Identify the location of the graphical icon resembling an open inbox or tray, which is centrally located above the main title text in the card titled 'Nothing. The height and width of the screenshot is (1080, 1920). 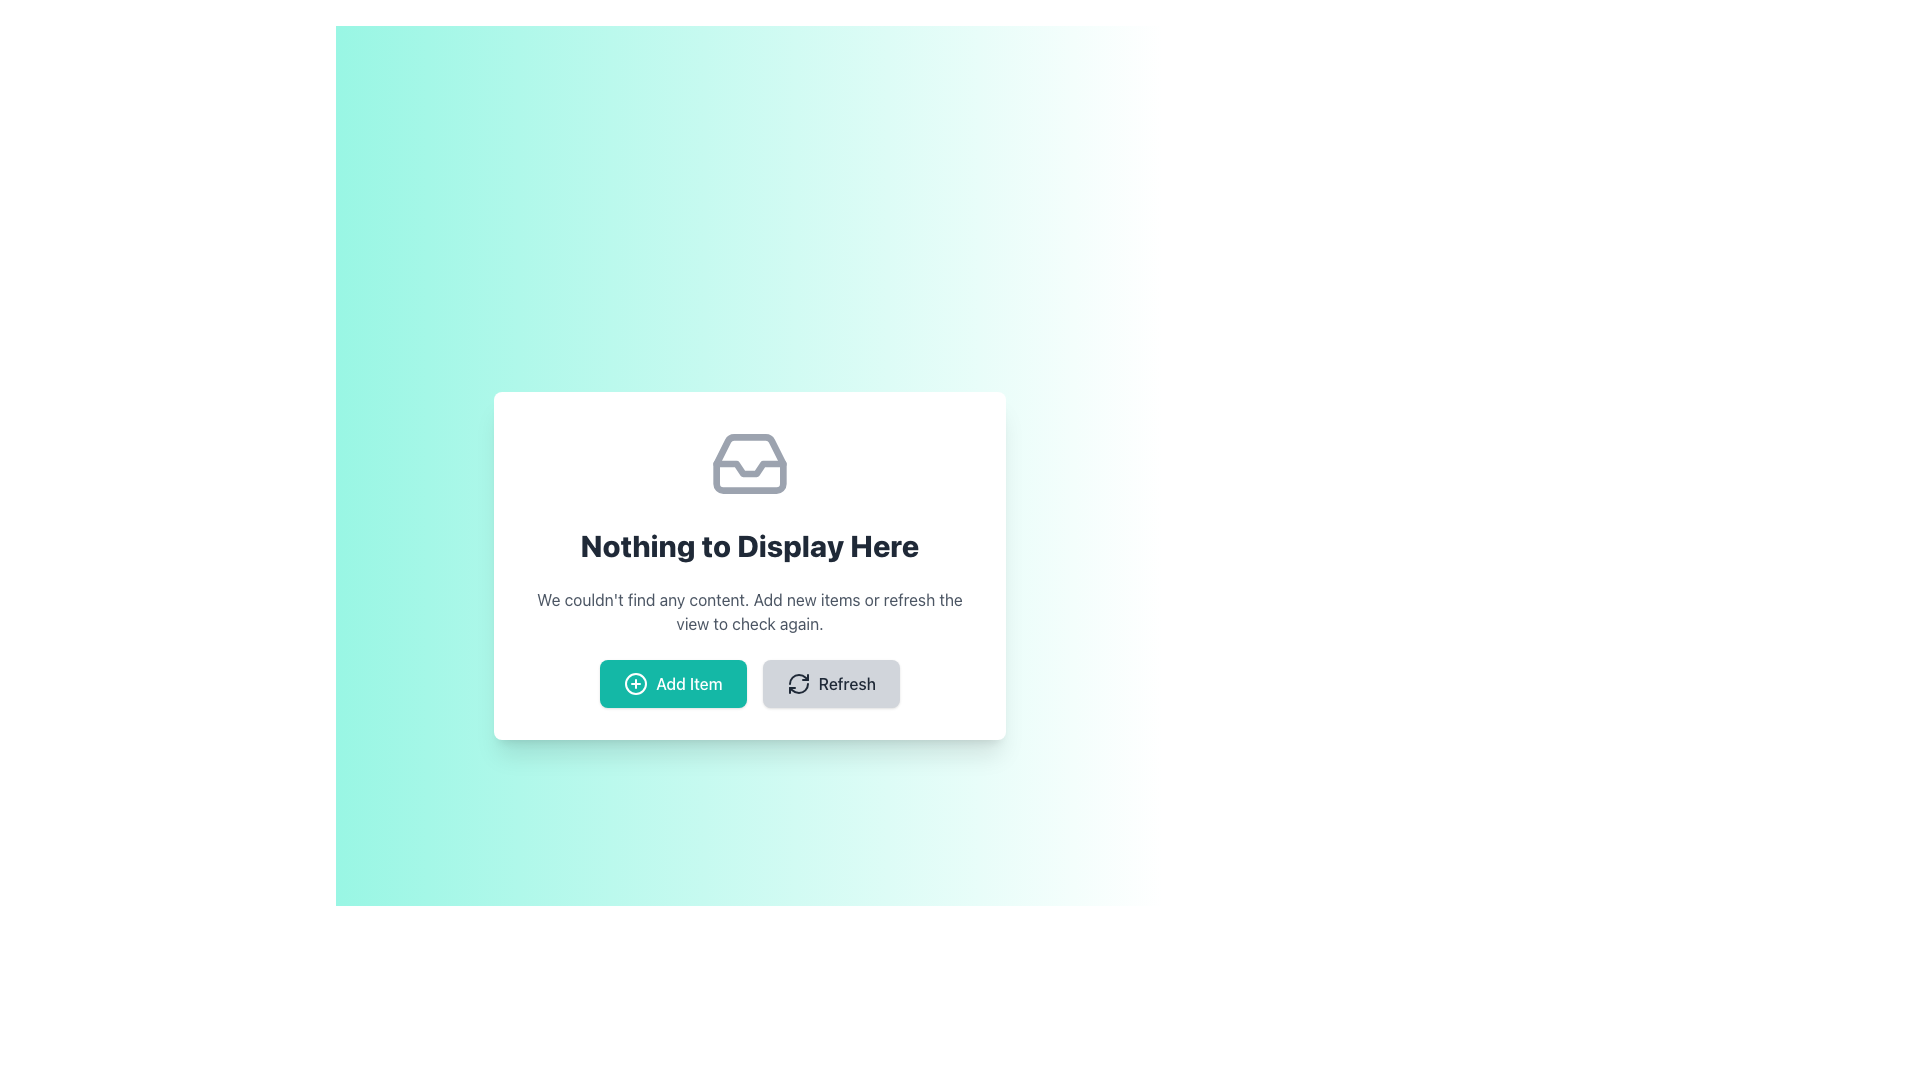
(748, 463).